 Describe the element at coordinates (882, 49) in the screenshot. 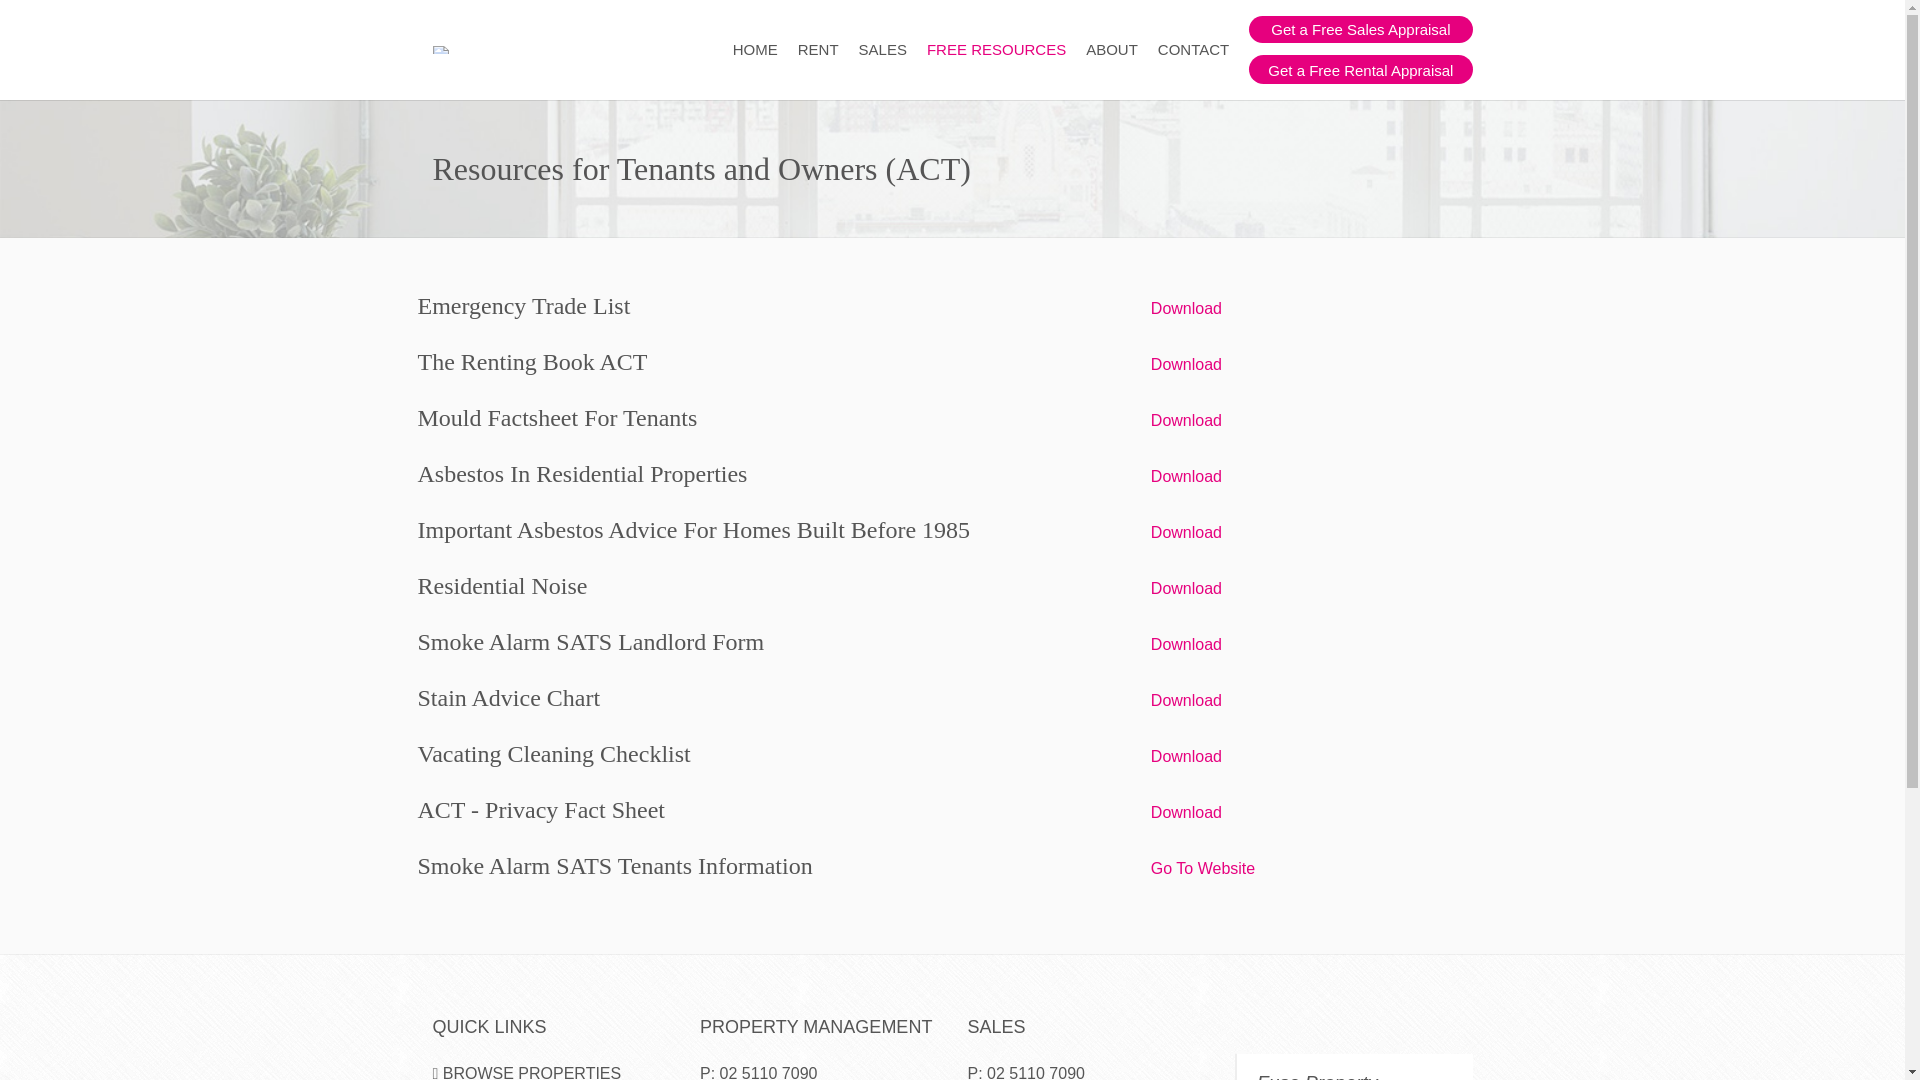

I see `'SALES'` at that location.